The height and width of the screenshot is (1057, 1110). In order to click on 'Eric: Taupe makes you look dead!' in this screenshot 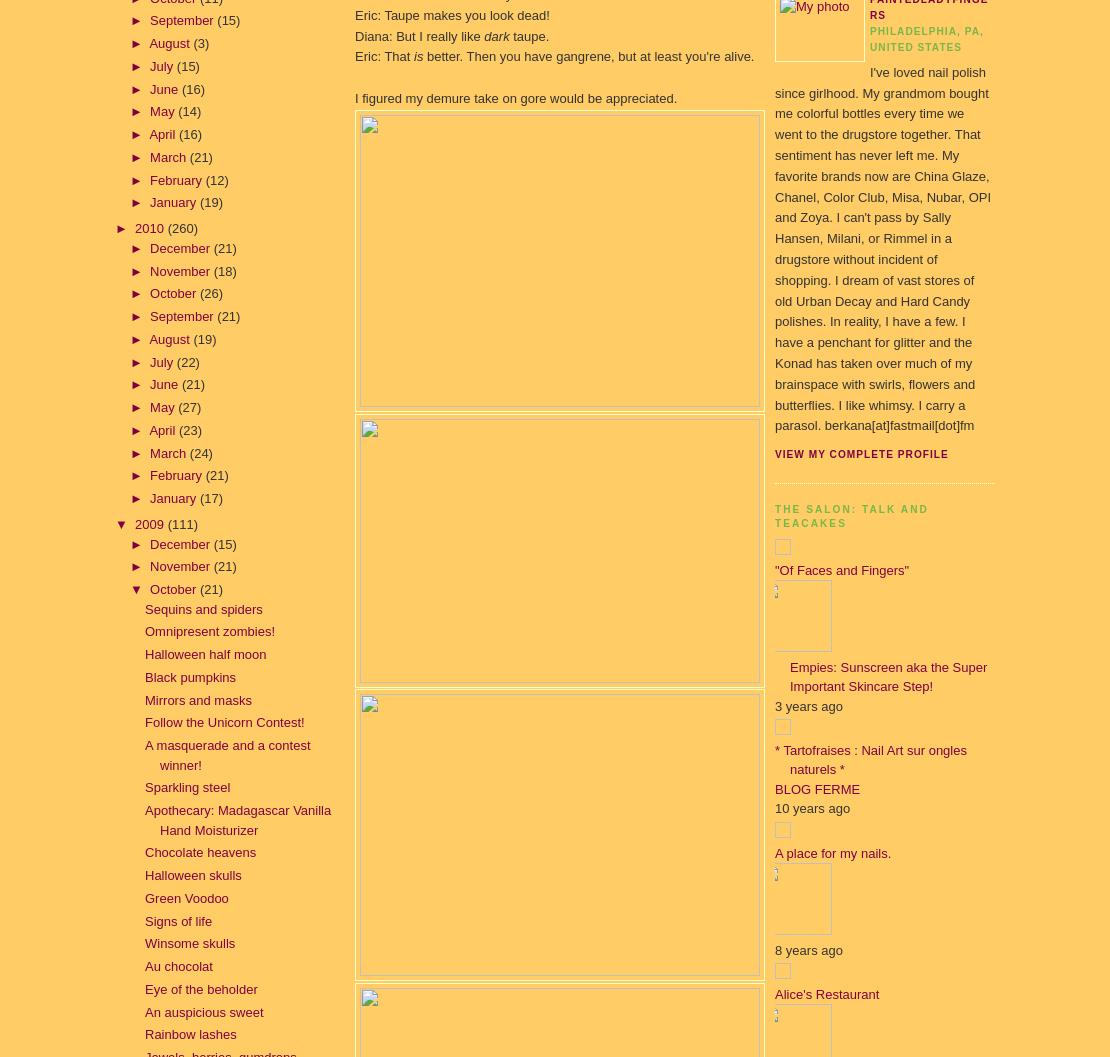, I will do `click(451, 14)`.